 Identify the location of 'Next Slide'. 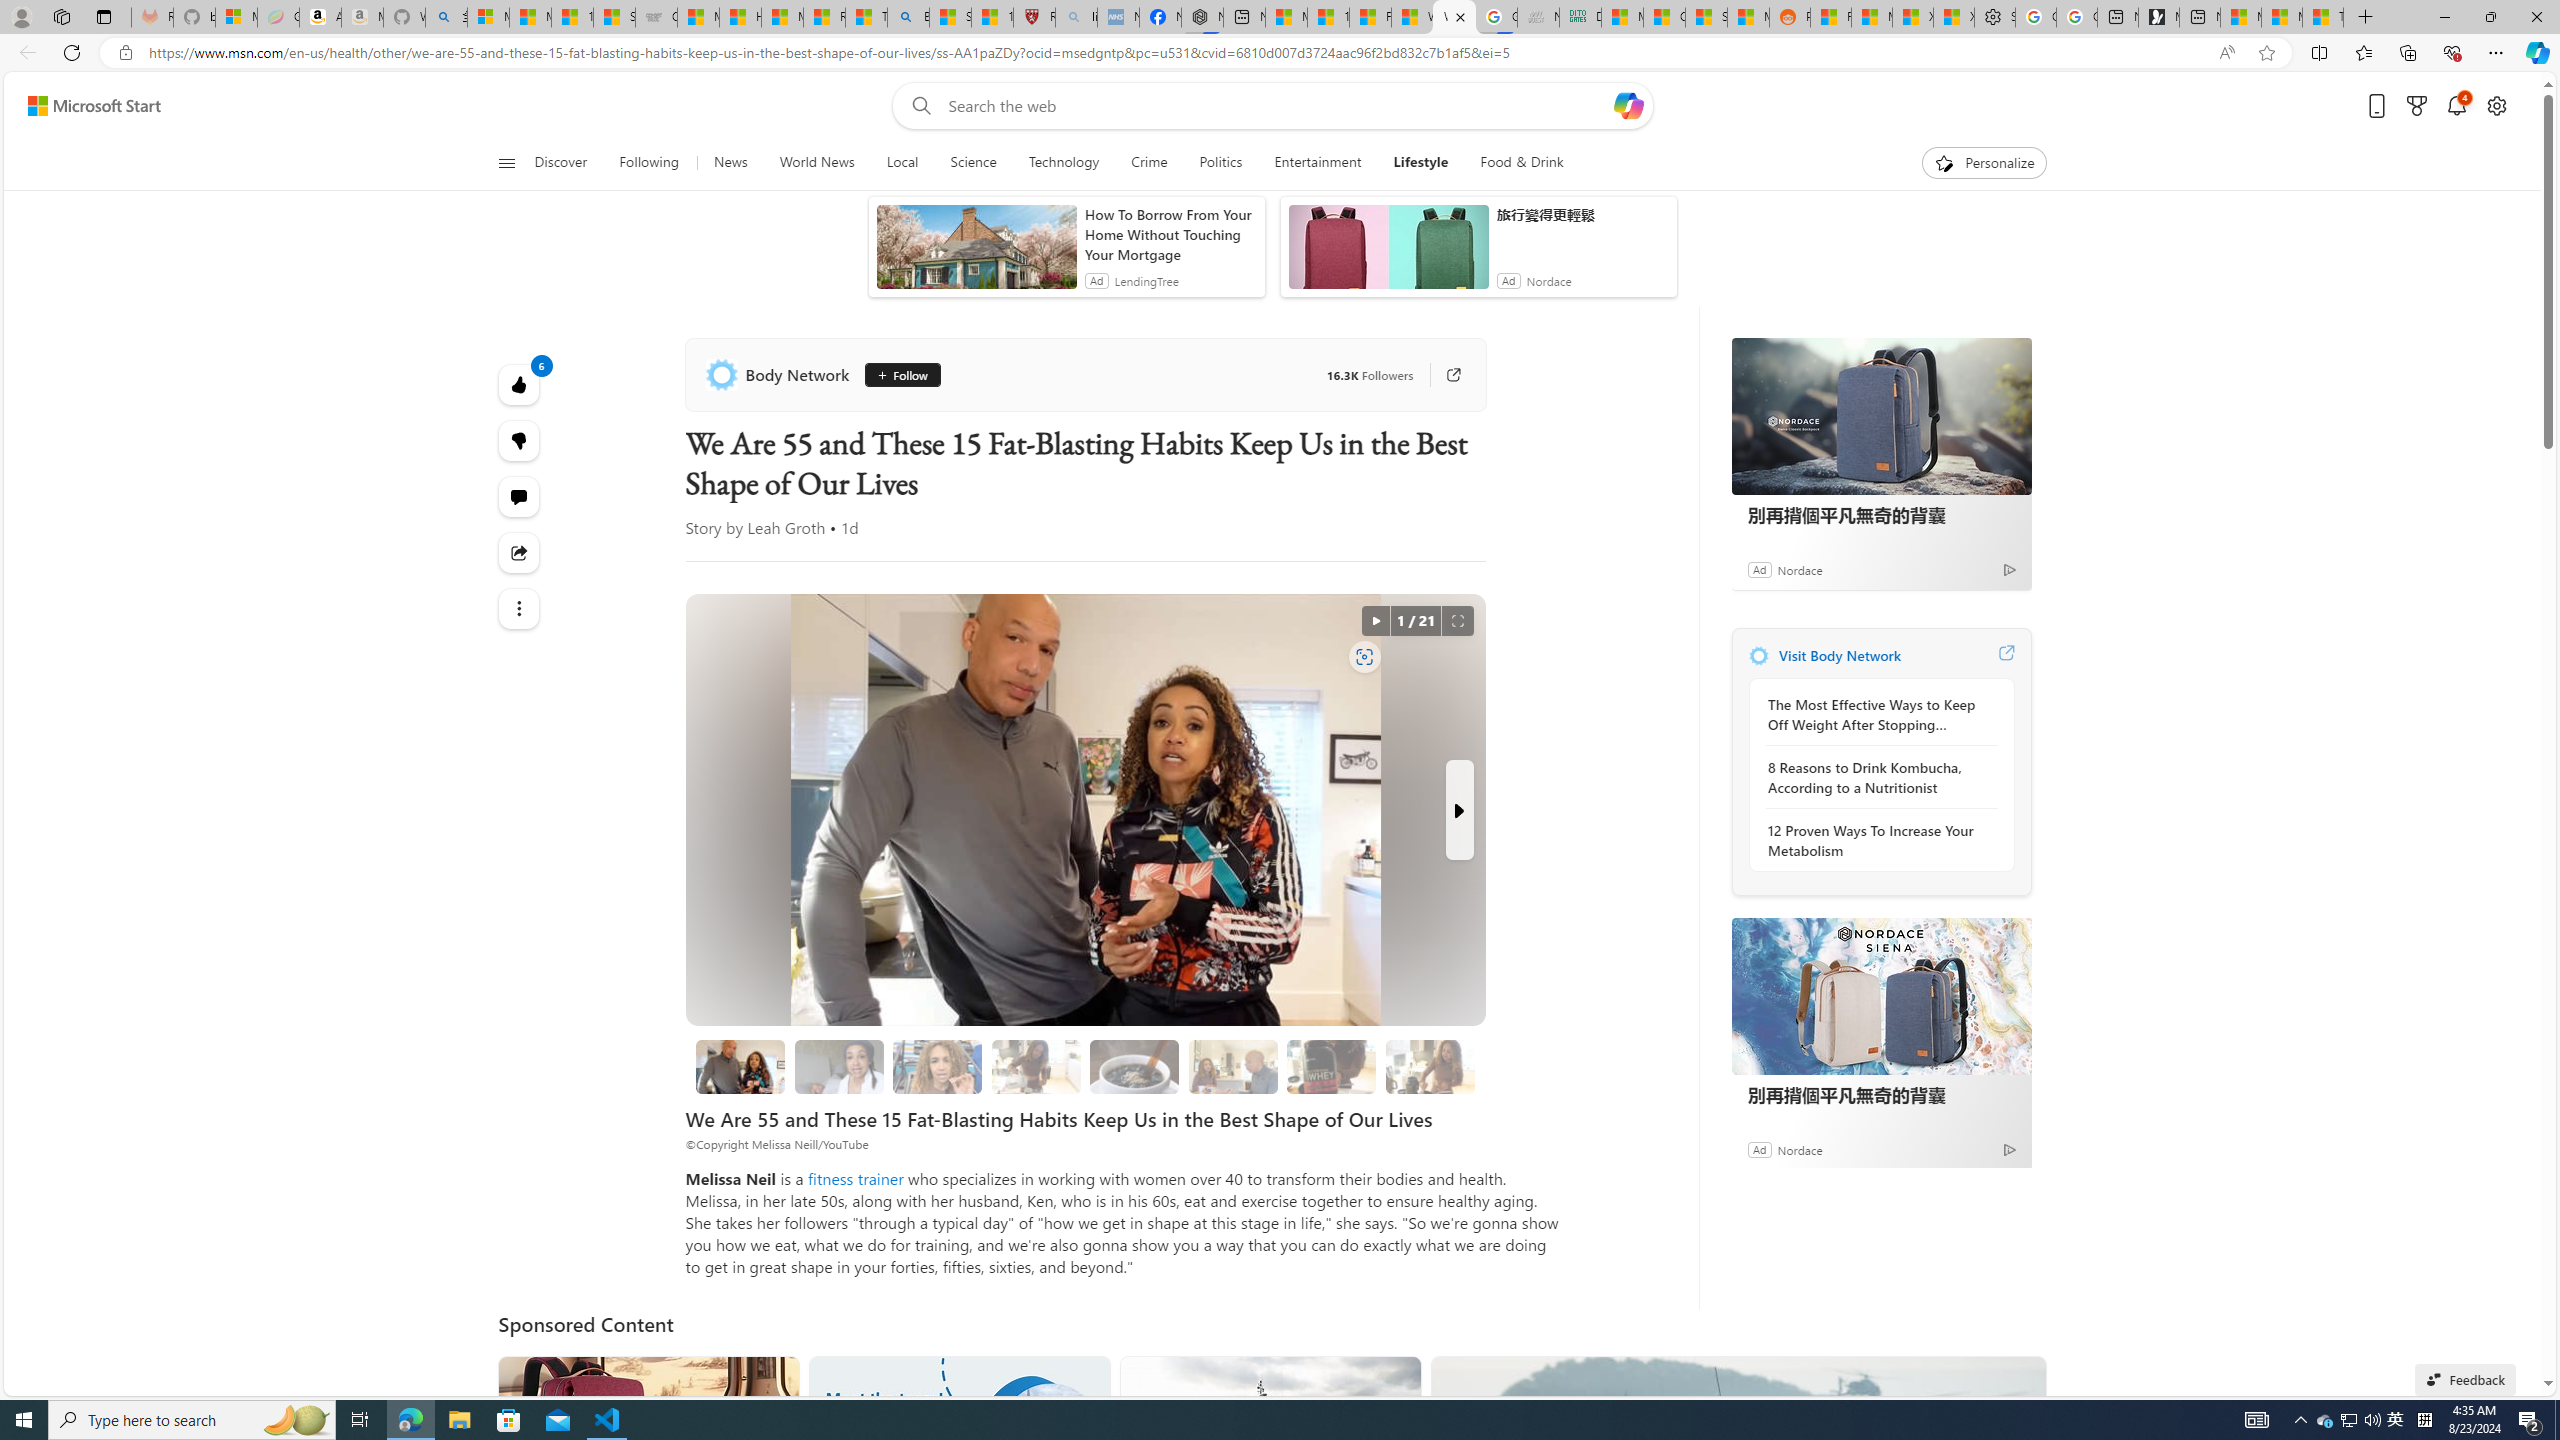
(1459, 809).